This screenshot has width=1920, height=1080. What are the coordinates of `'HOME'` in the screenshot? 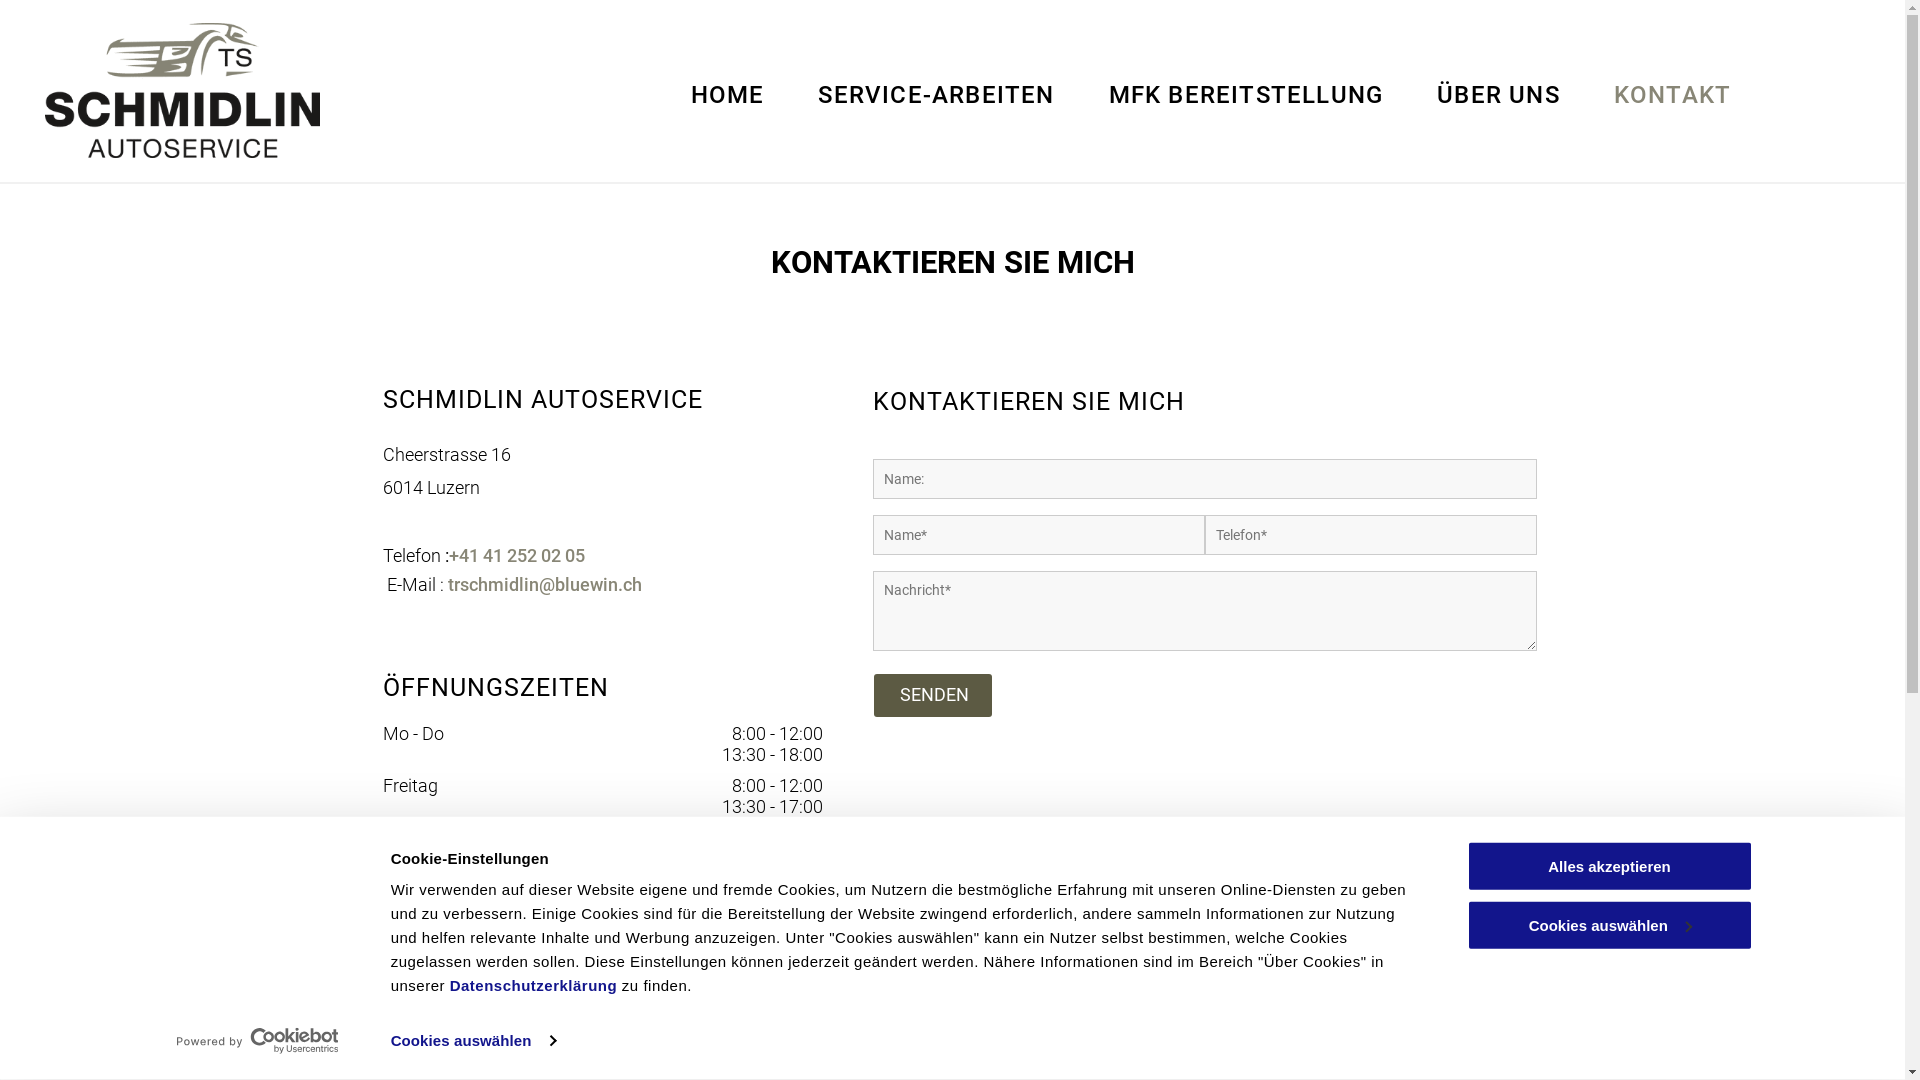 It's located at (727, 95).